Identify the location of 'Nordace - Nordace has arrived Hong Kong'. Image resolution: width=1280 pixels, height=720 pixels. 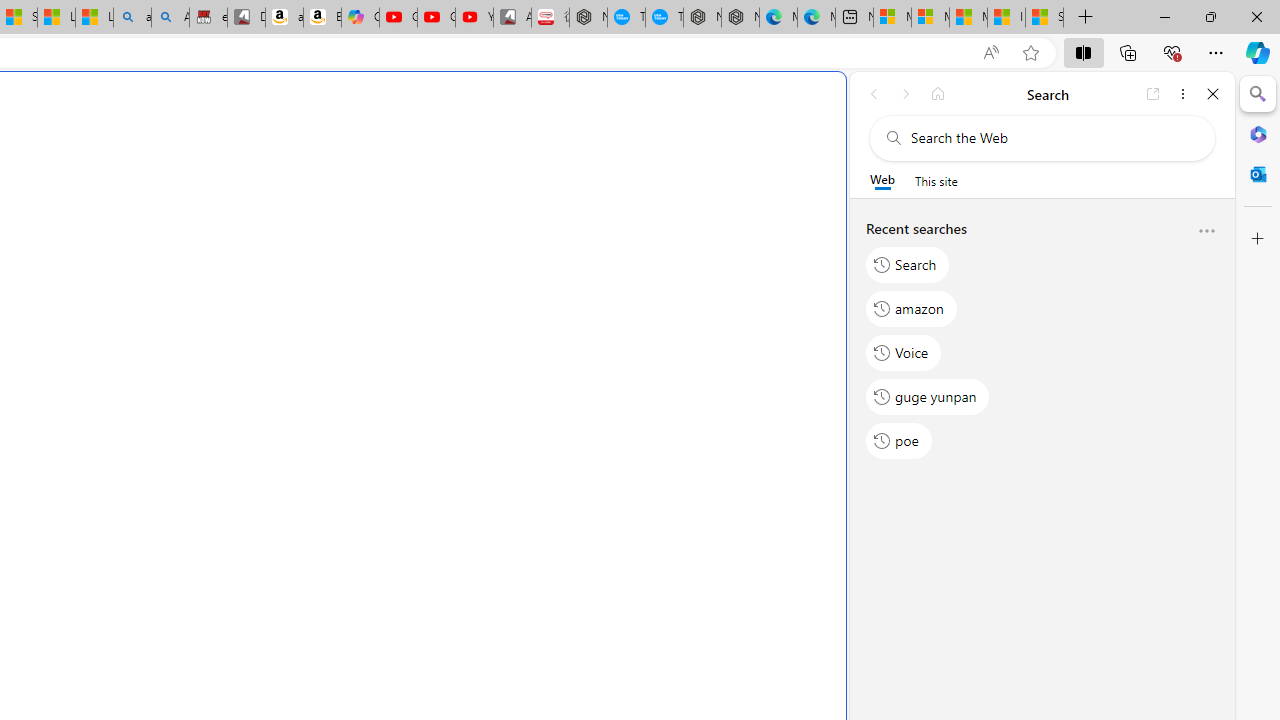
(739, 17).